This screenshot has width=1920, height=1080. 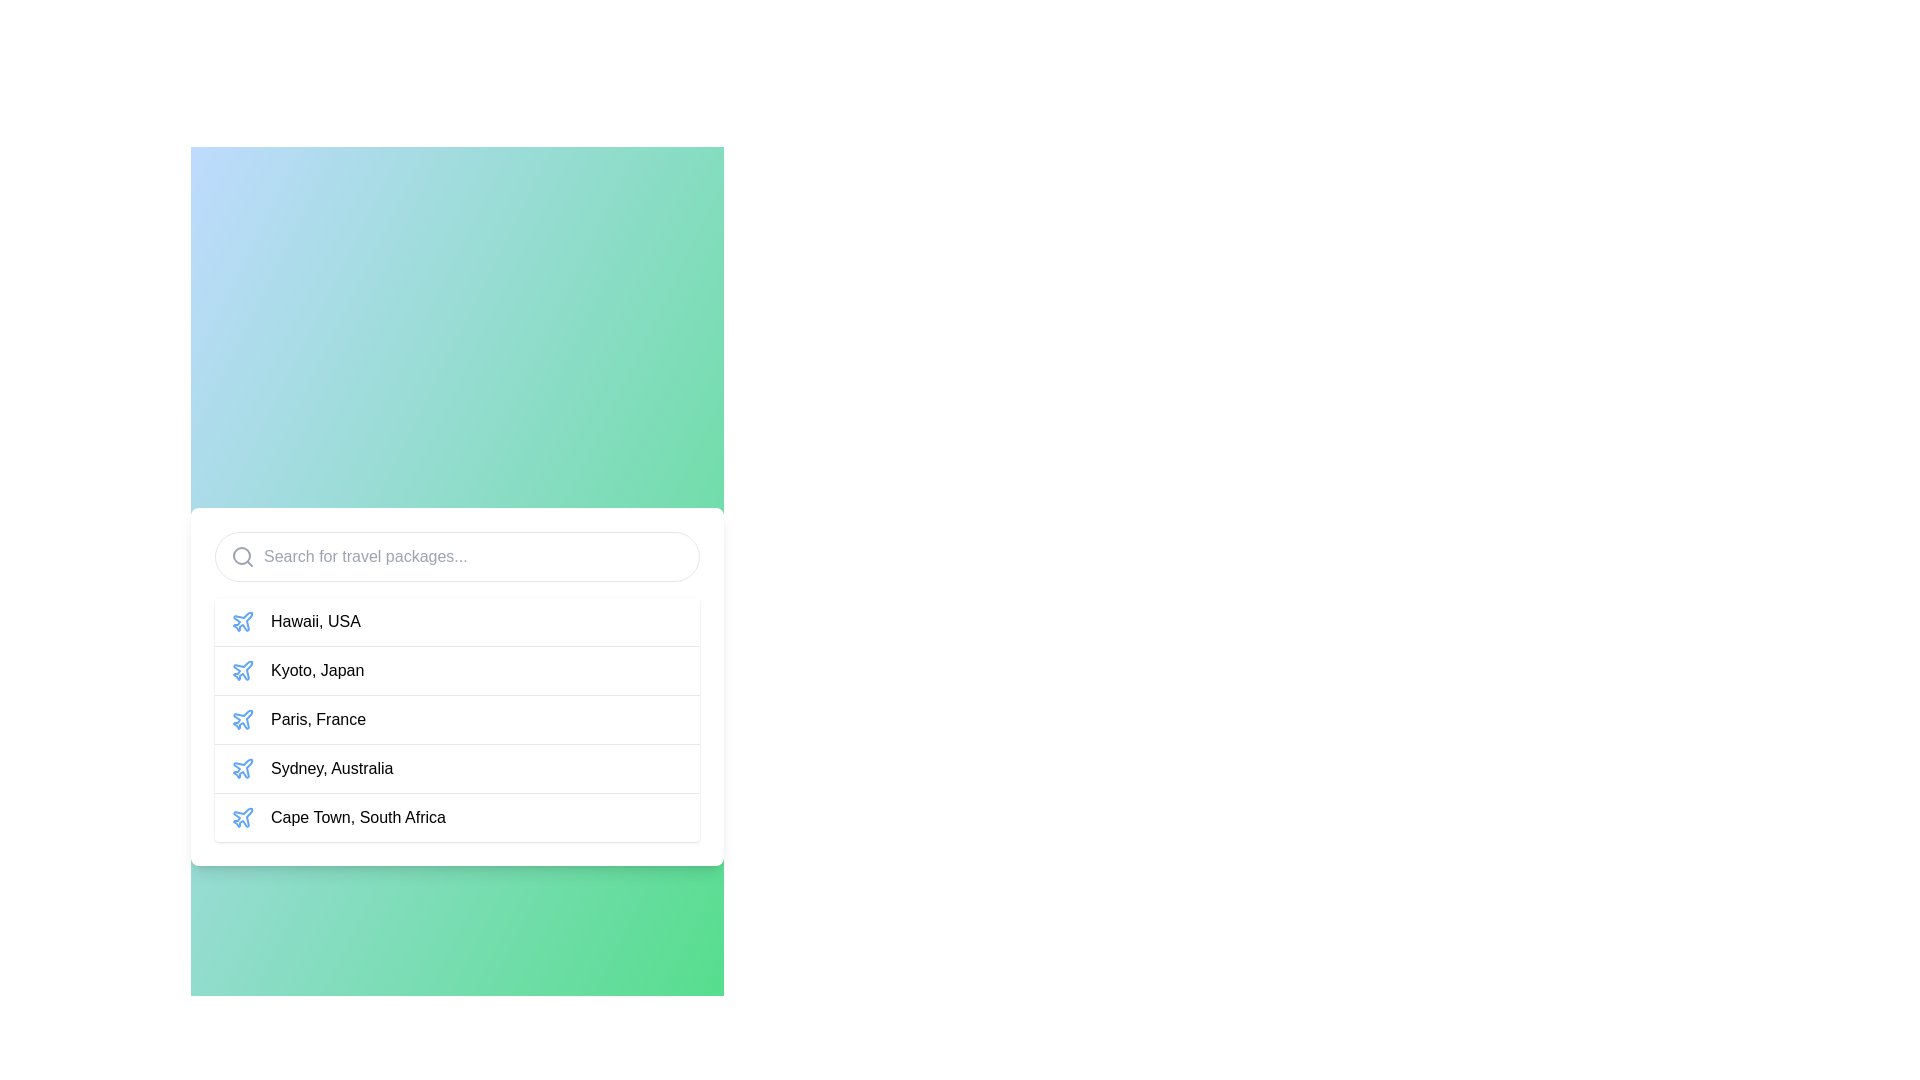 What do you see at coordinates (358, 817) in the screenshot?
I see `the text label for the travel package to 'Cape Town, South Africa'` at bounding box center [358, 817].